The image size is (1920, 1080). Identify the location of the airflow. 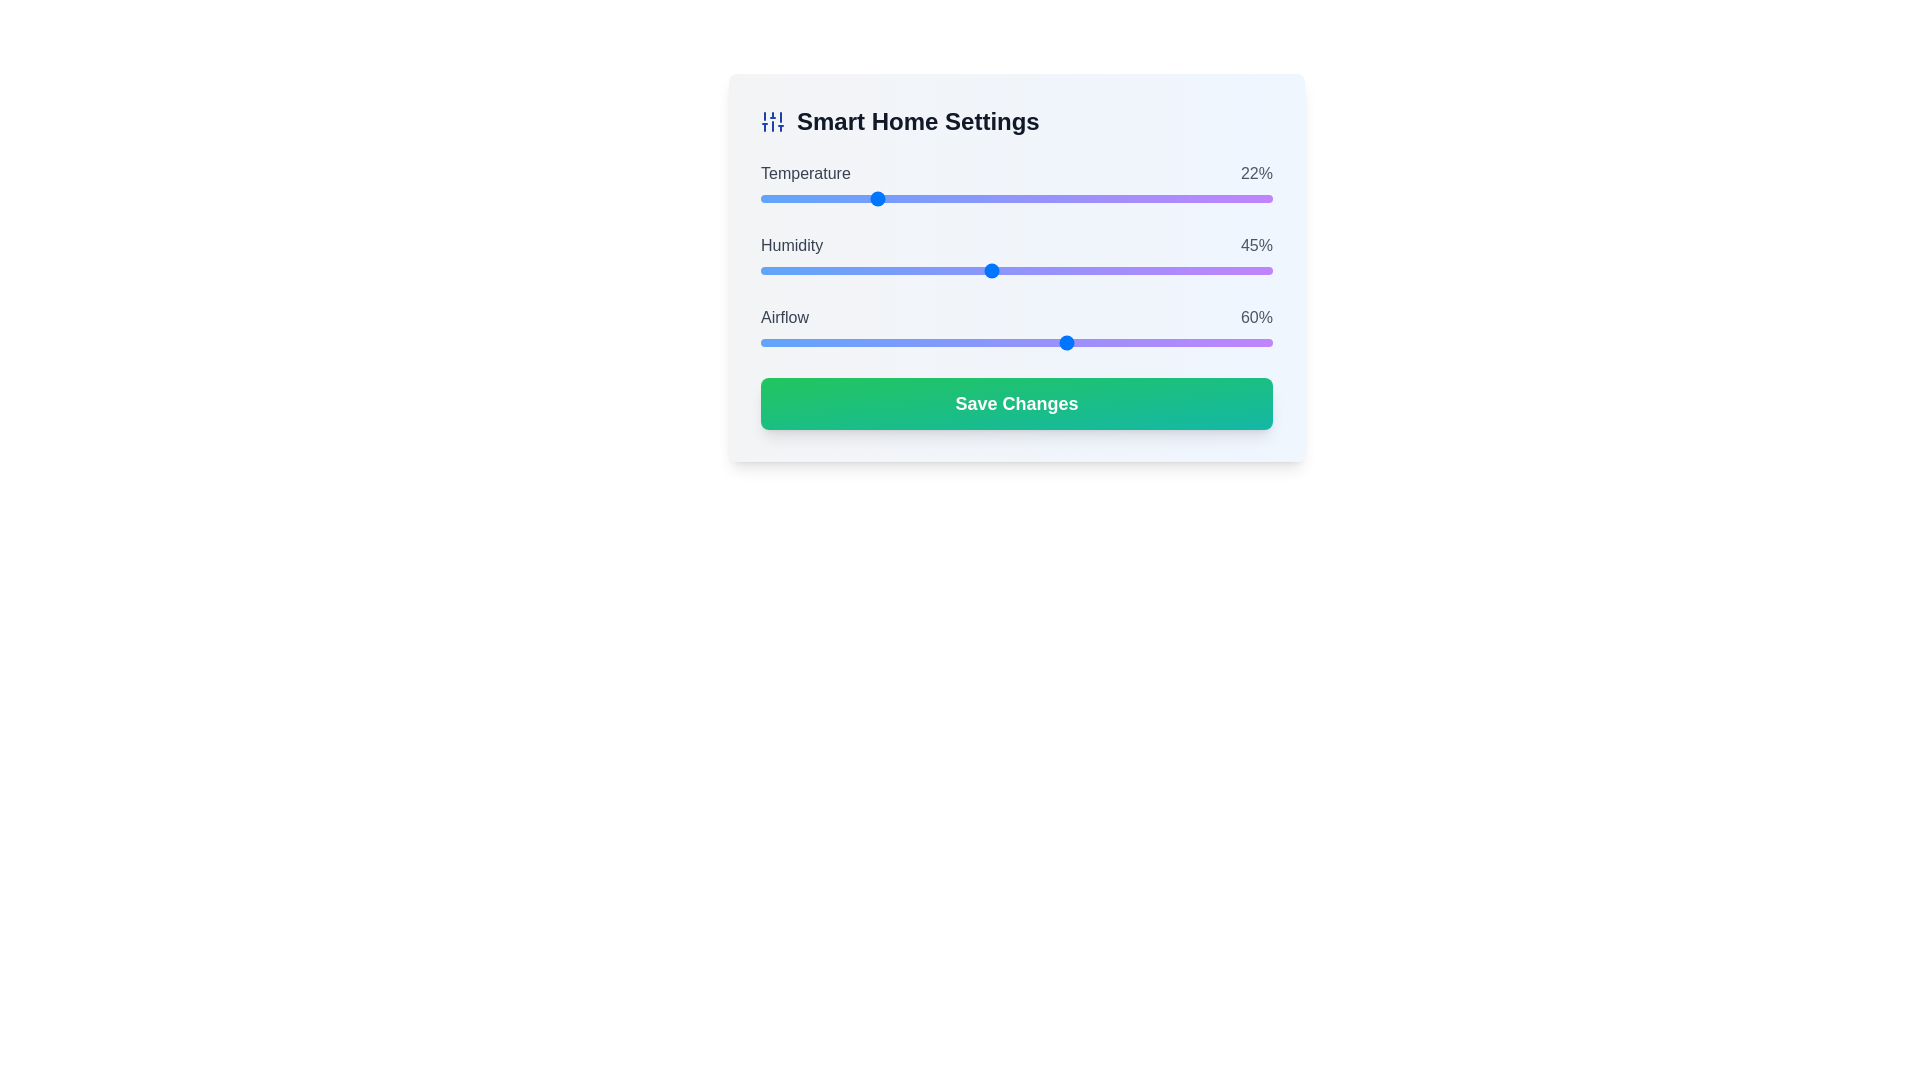
(842, 342).